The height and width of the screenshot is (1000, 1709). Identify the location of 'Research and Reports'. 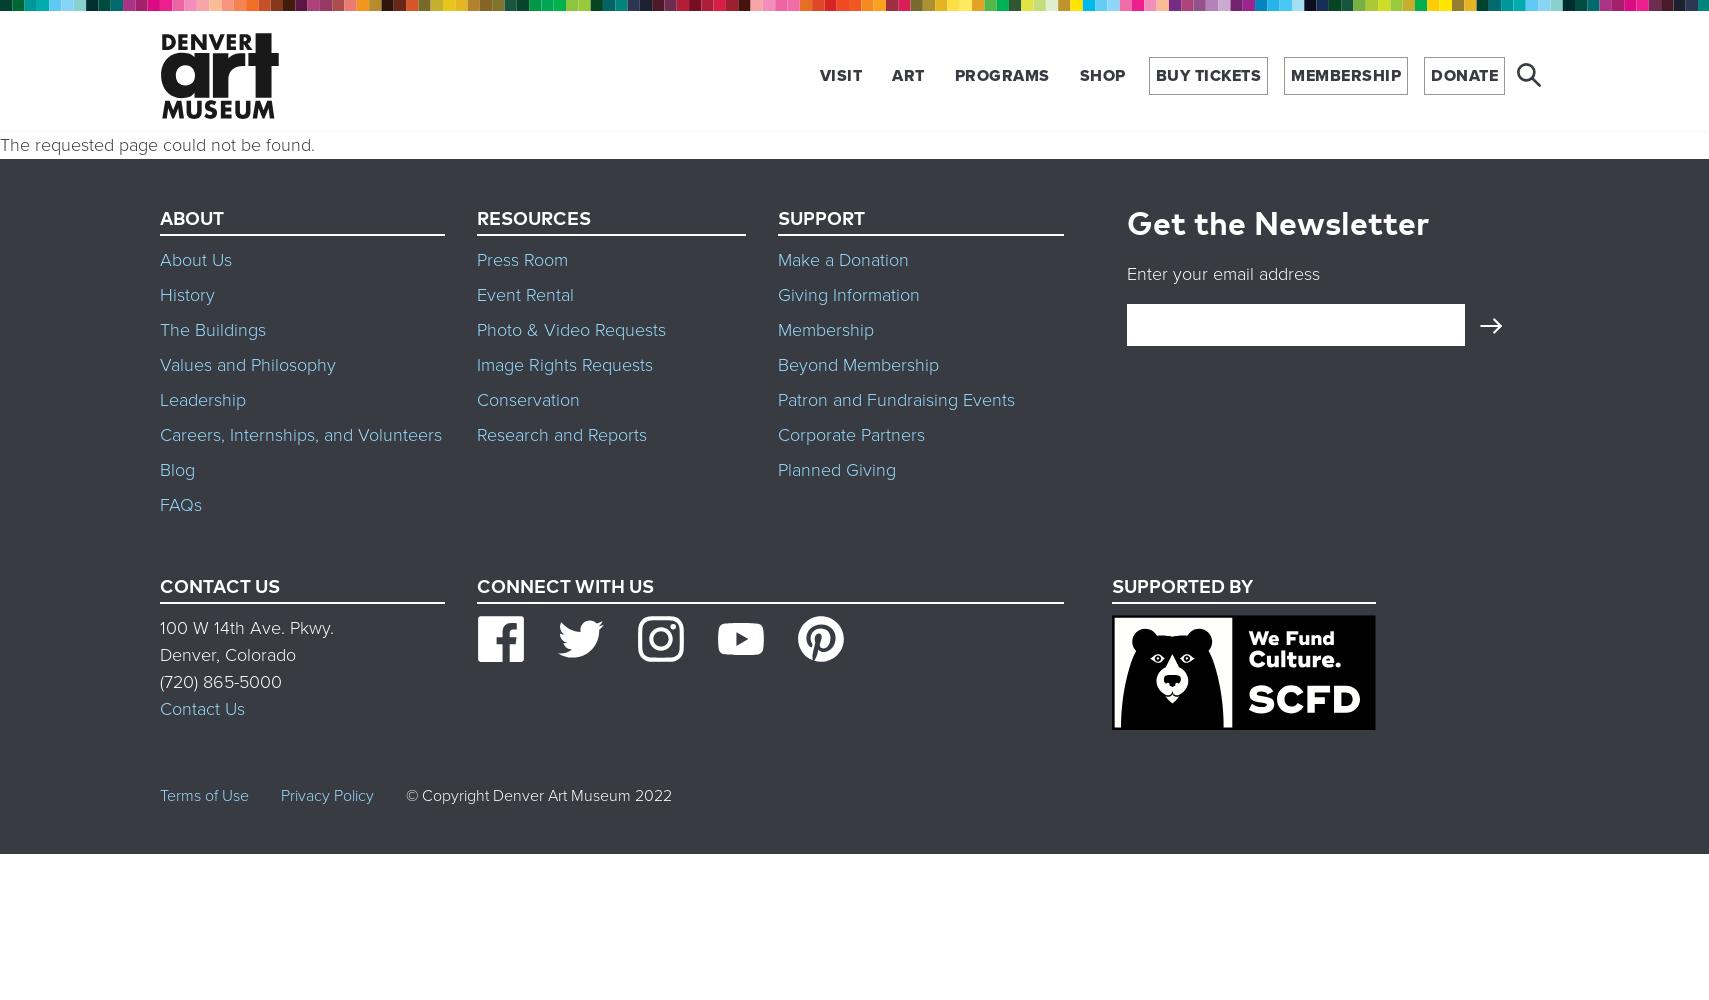
(560, 434).